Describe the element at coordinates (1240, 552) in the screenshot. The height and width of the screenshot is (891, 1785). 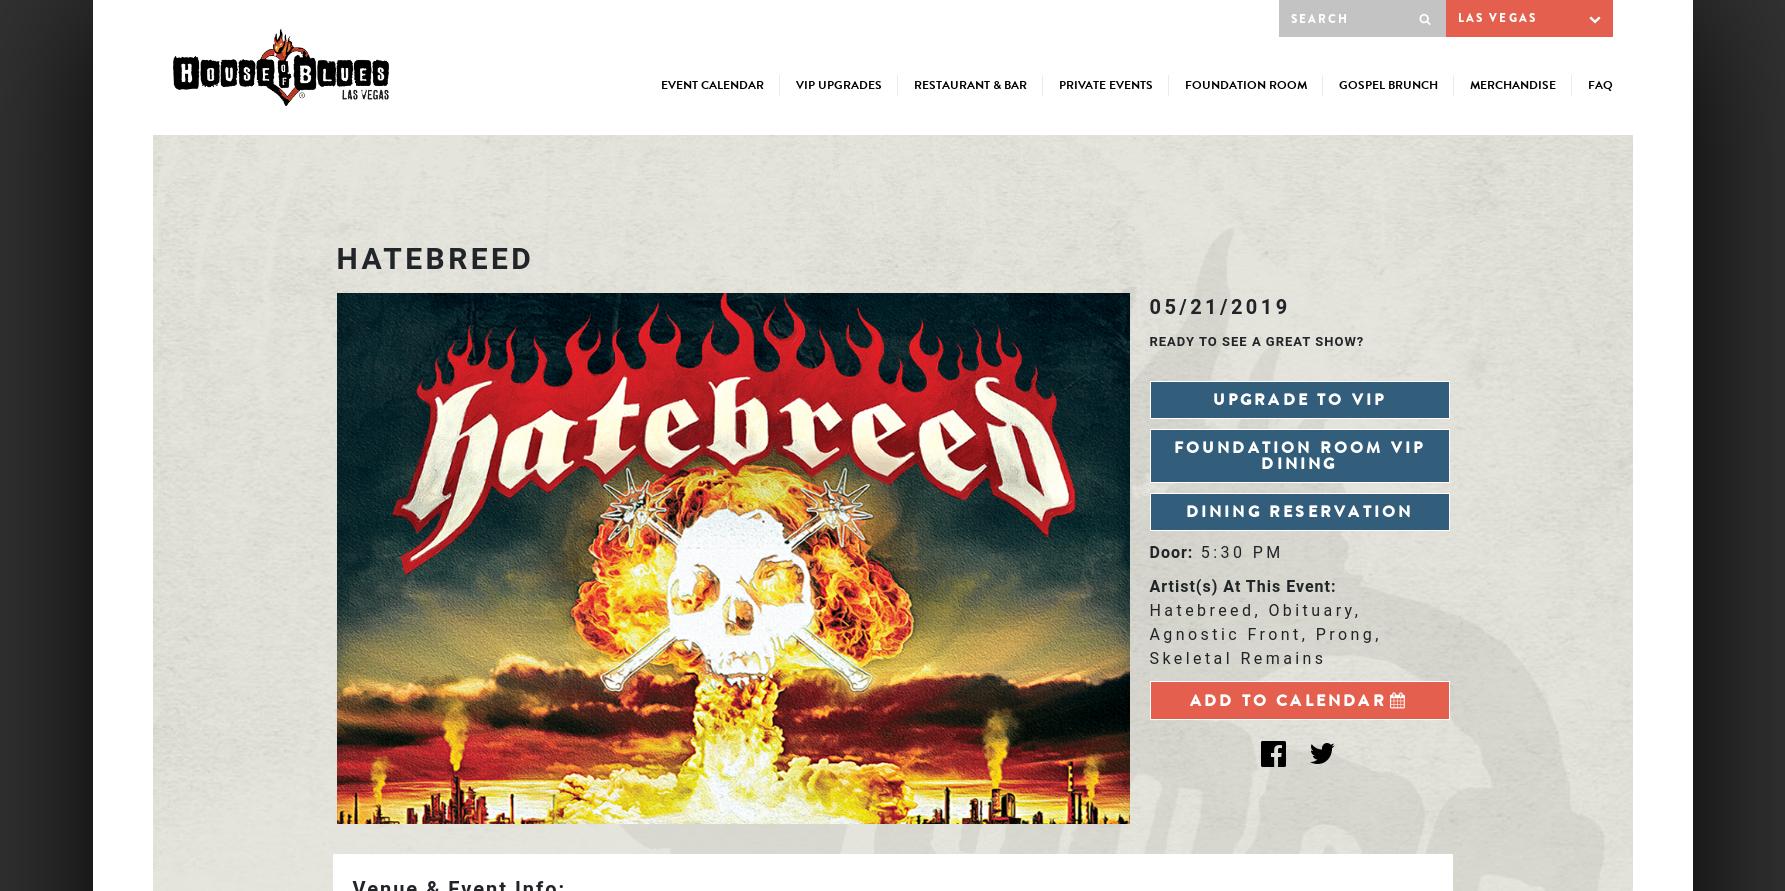
I see `'5:30 PM'` at that location.